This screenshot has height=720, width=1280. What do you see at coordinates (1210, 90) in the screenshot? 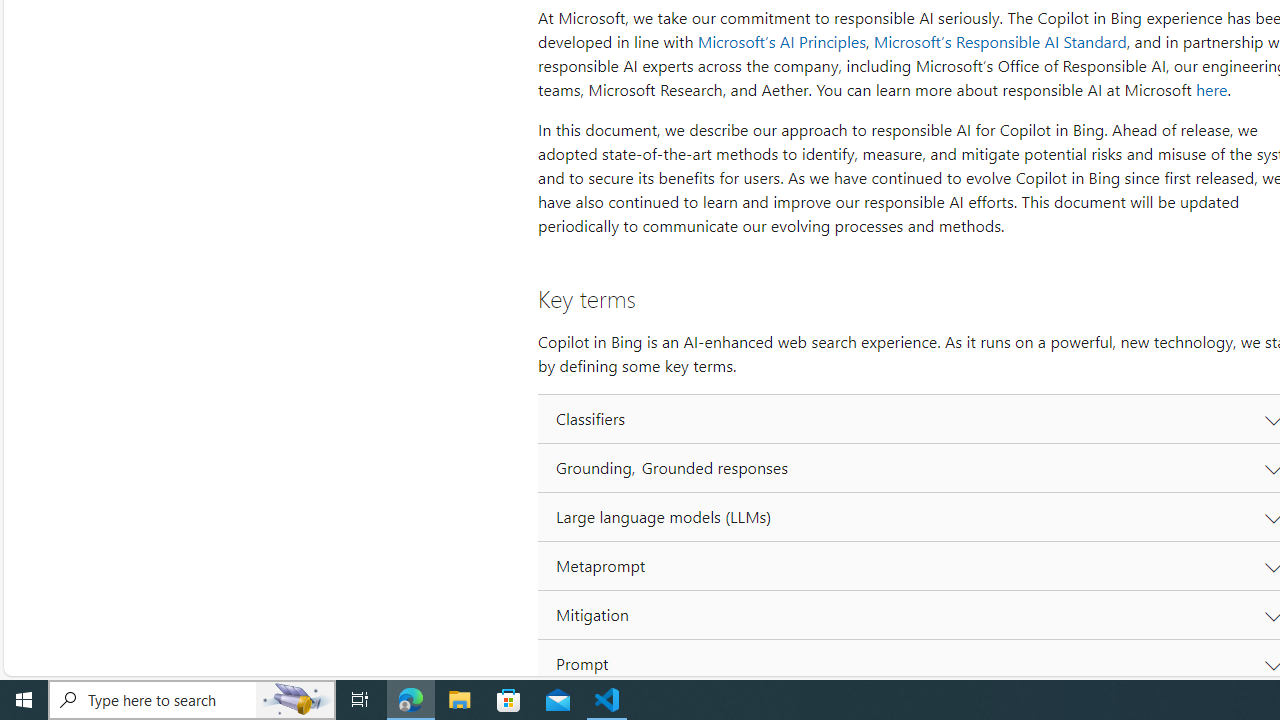
I see `'here'` at bounding box center [1210, 90].